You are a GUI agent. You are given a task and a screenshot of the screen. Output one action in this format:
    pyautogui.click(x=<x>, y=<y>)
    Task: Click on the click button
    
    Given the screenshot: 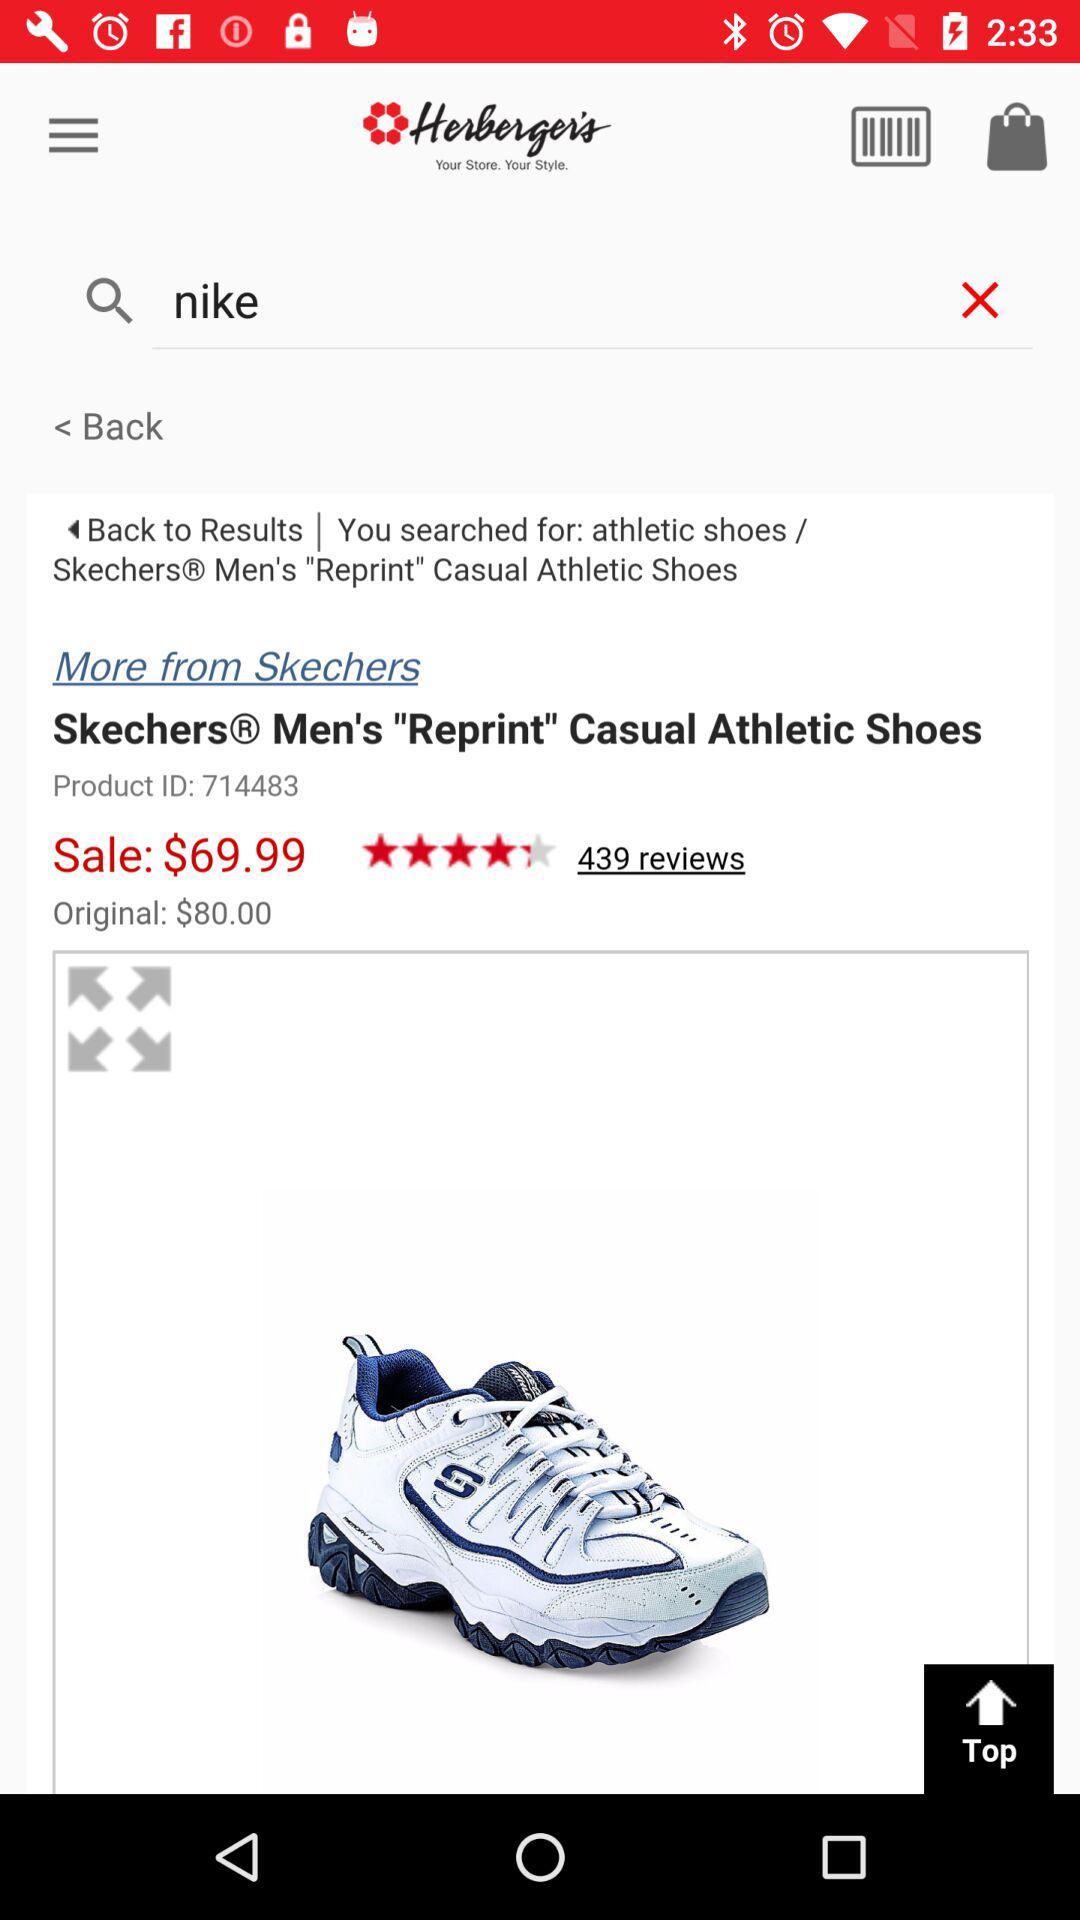 What is the action you would take?
    pyautogui.click(x=890, y=135)
    